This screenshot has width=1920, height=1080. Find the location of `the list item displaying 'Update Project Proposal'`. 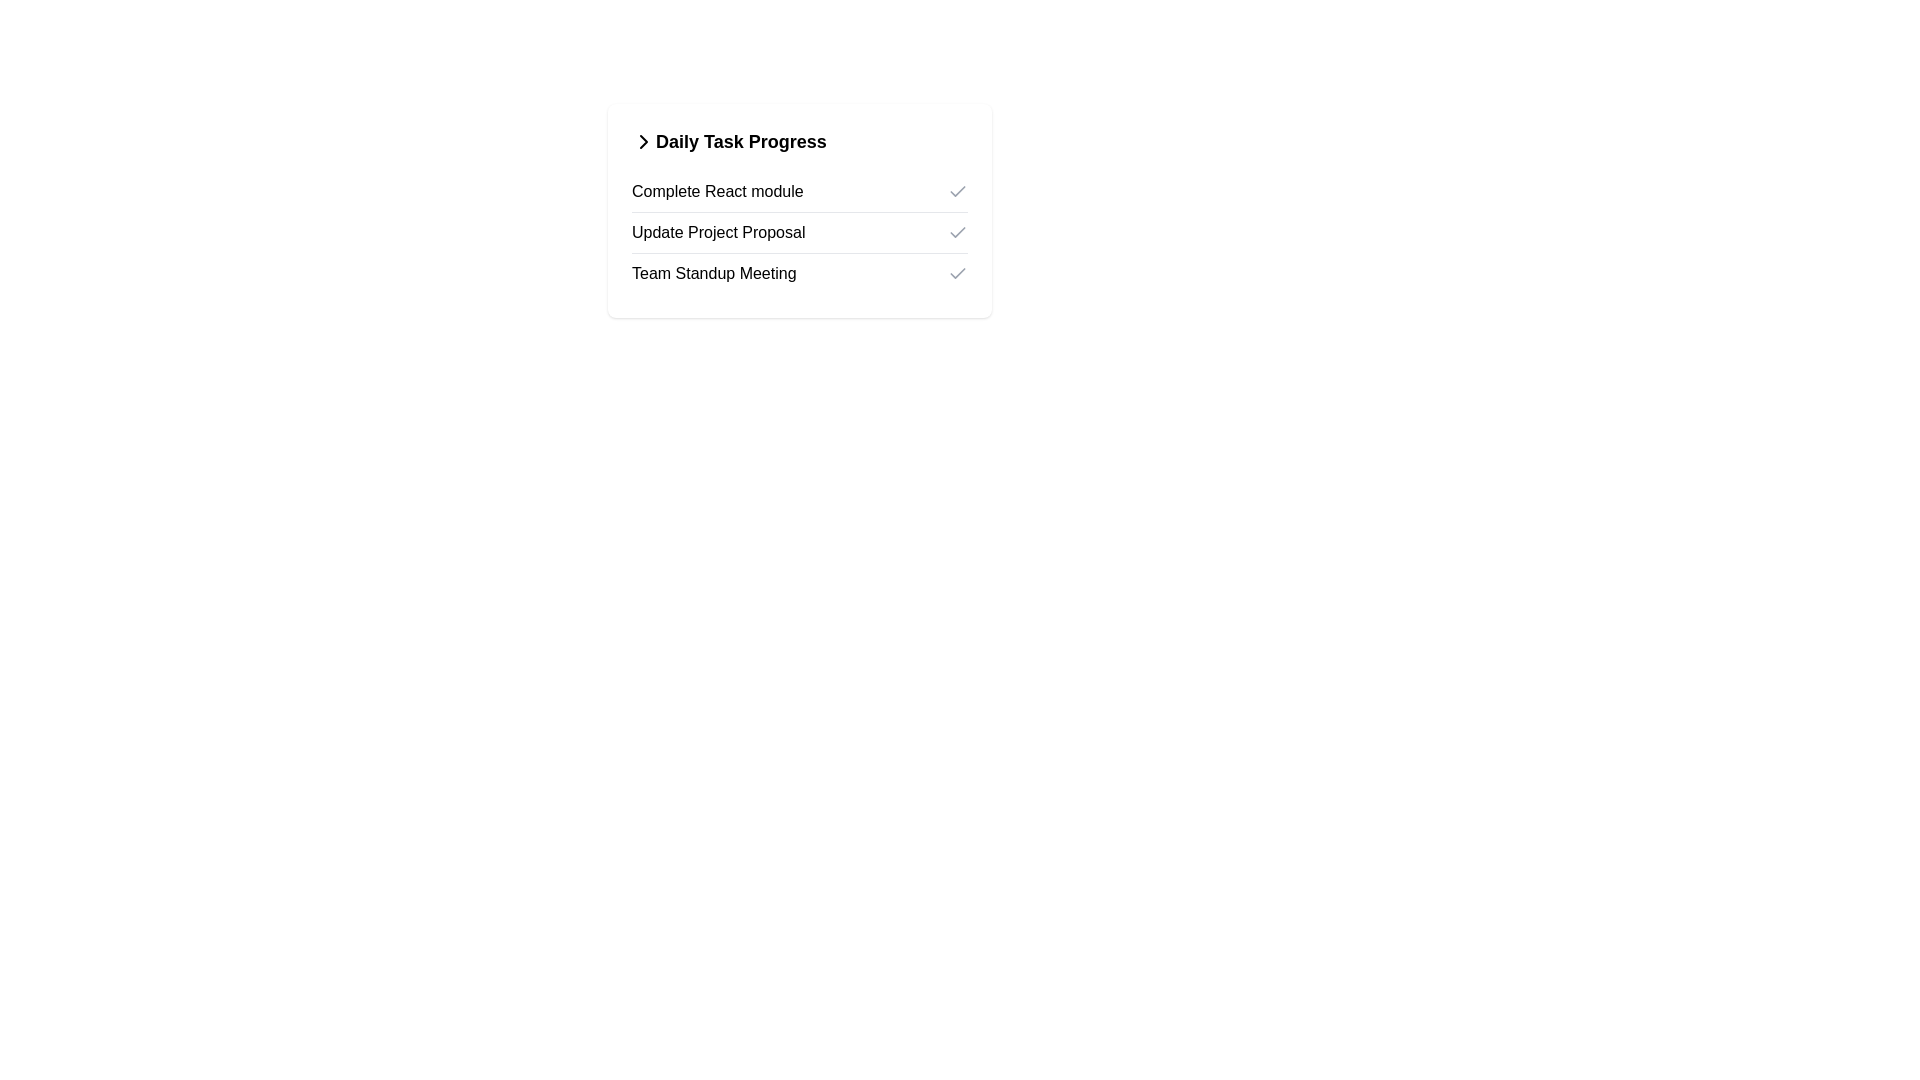

the list item displaying 'Update Project Proposal' is located at coordinates (800, 231).